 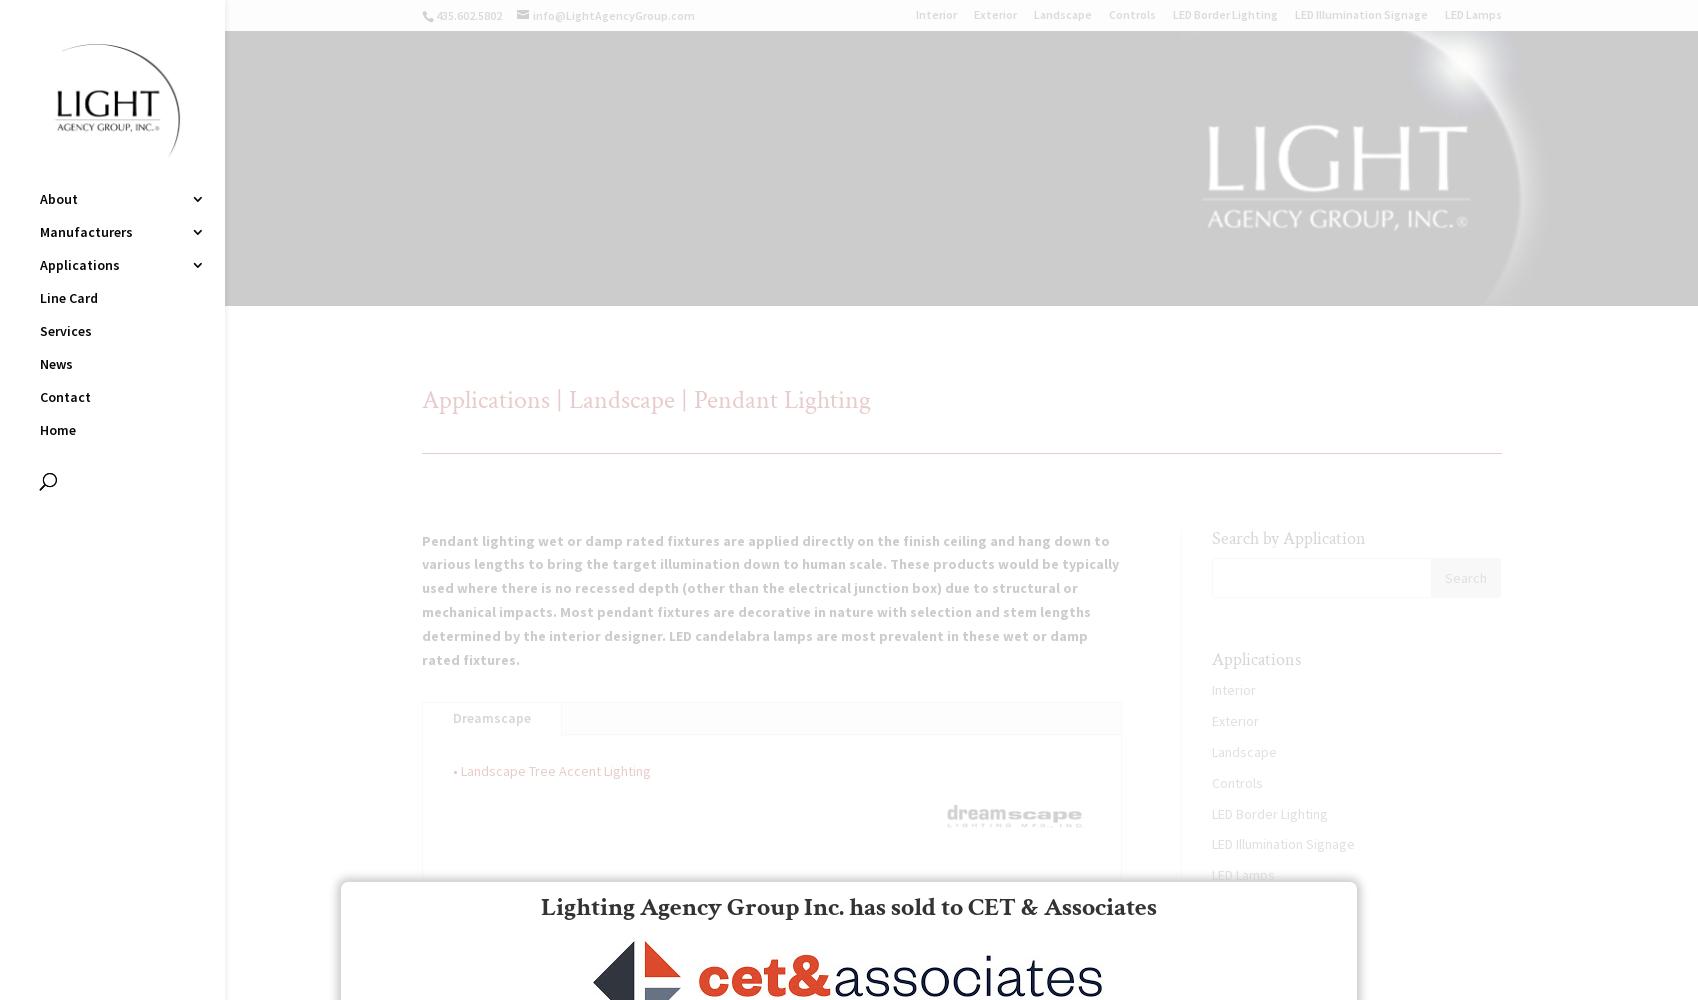 What do you see at coordinates (266, 272) in the screenshot?
I see `'Hevi Lite, Inc.'` at bounding box center [266, 272].